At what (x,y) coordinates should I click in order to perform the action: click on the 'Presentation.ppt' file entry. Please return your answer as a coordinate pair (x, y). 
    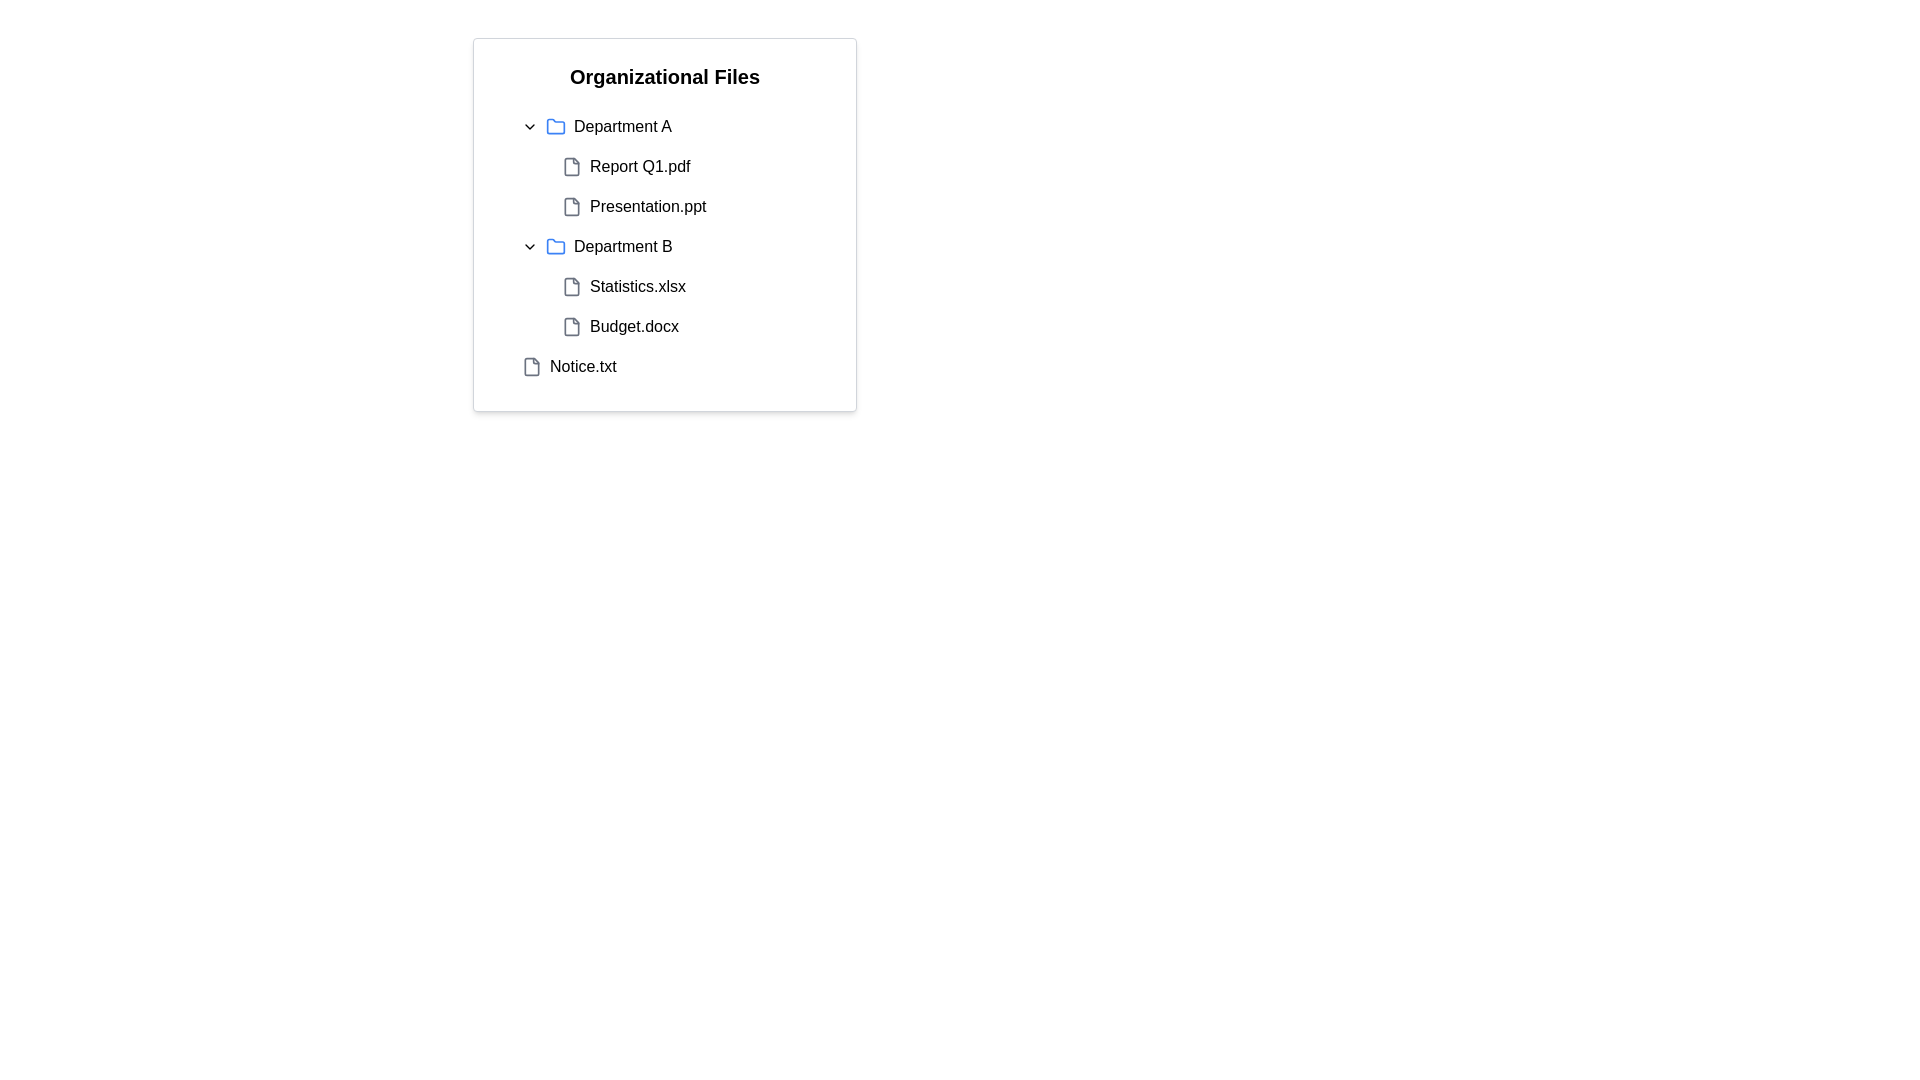
    Looking at the image, I should click on (633, 207).